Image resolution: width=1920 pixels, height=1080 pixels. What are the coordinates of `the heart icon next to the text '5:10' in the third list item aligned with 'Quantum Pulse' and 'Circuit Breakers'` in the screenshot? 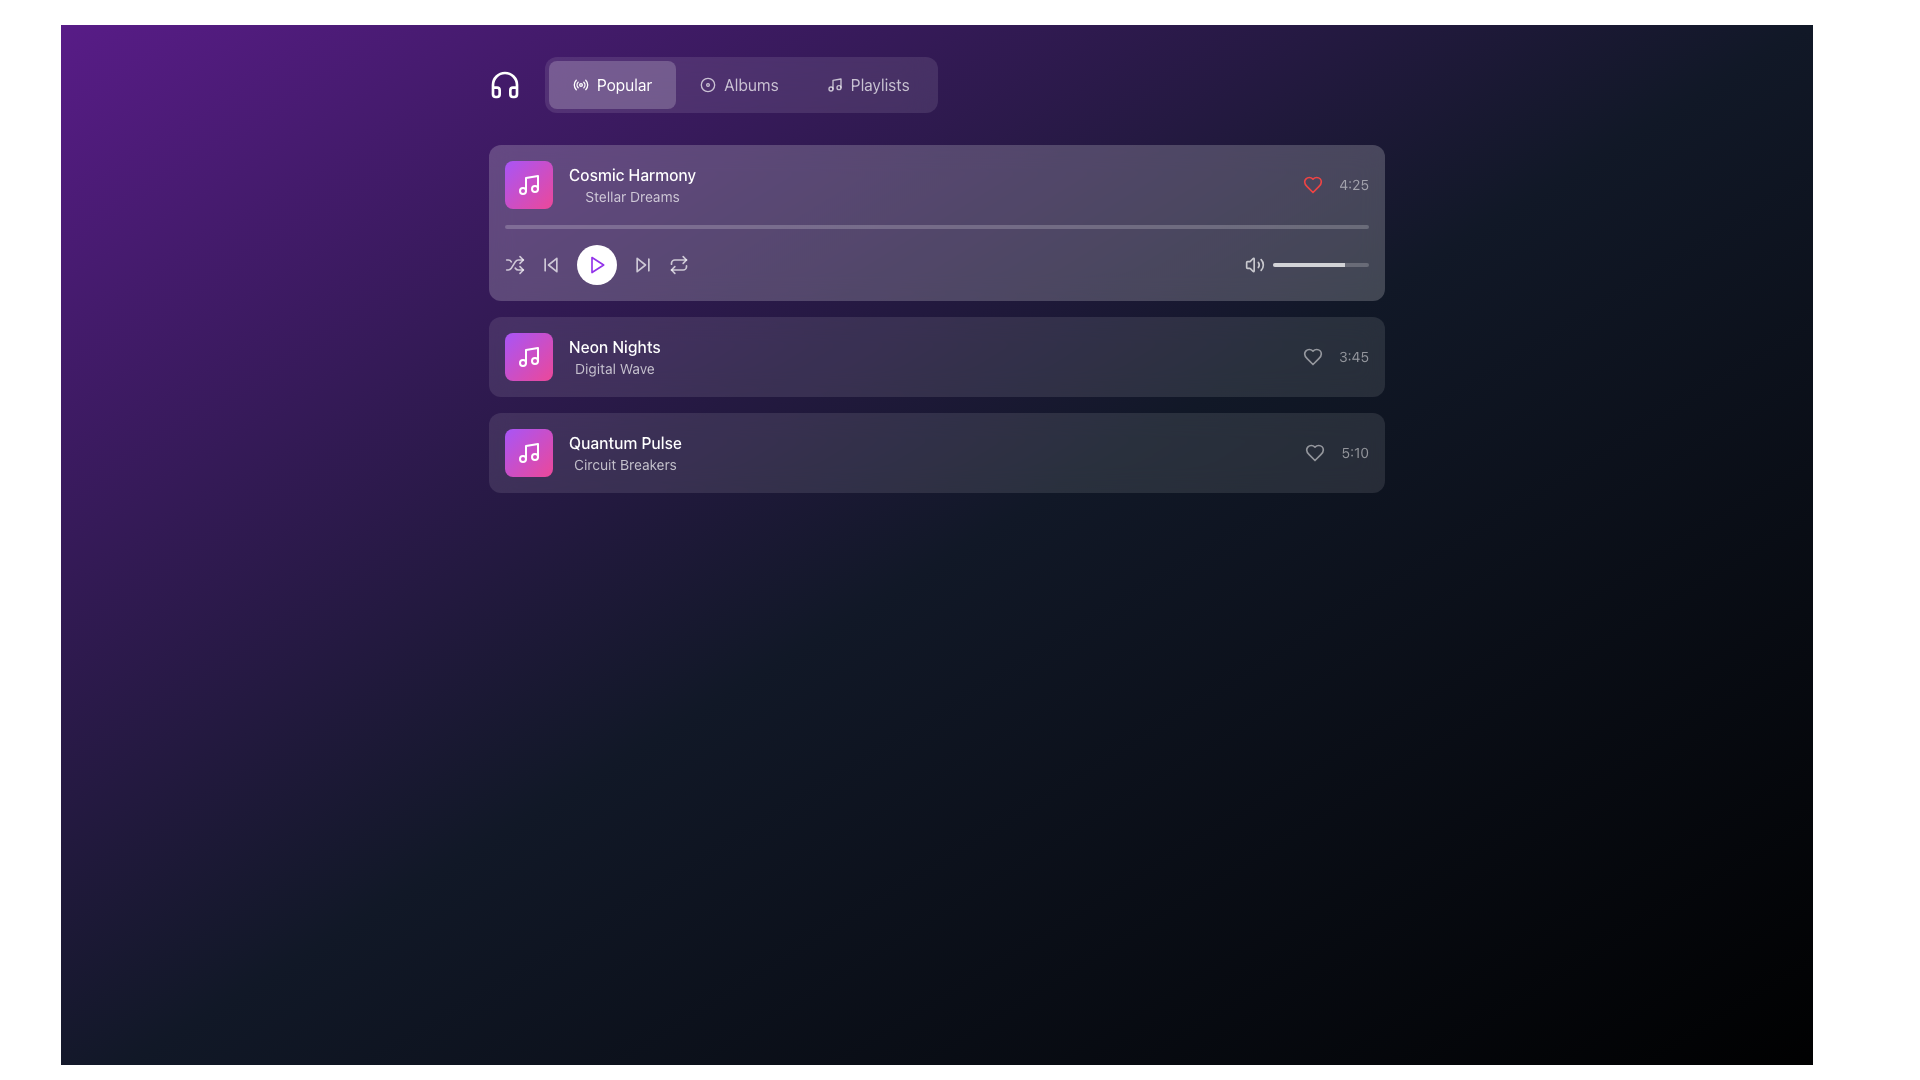 It's located at (1337, 452).